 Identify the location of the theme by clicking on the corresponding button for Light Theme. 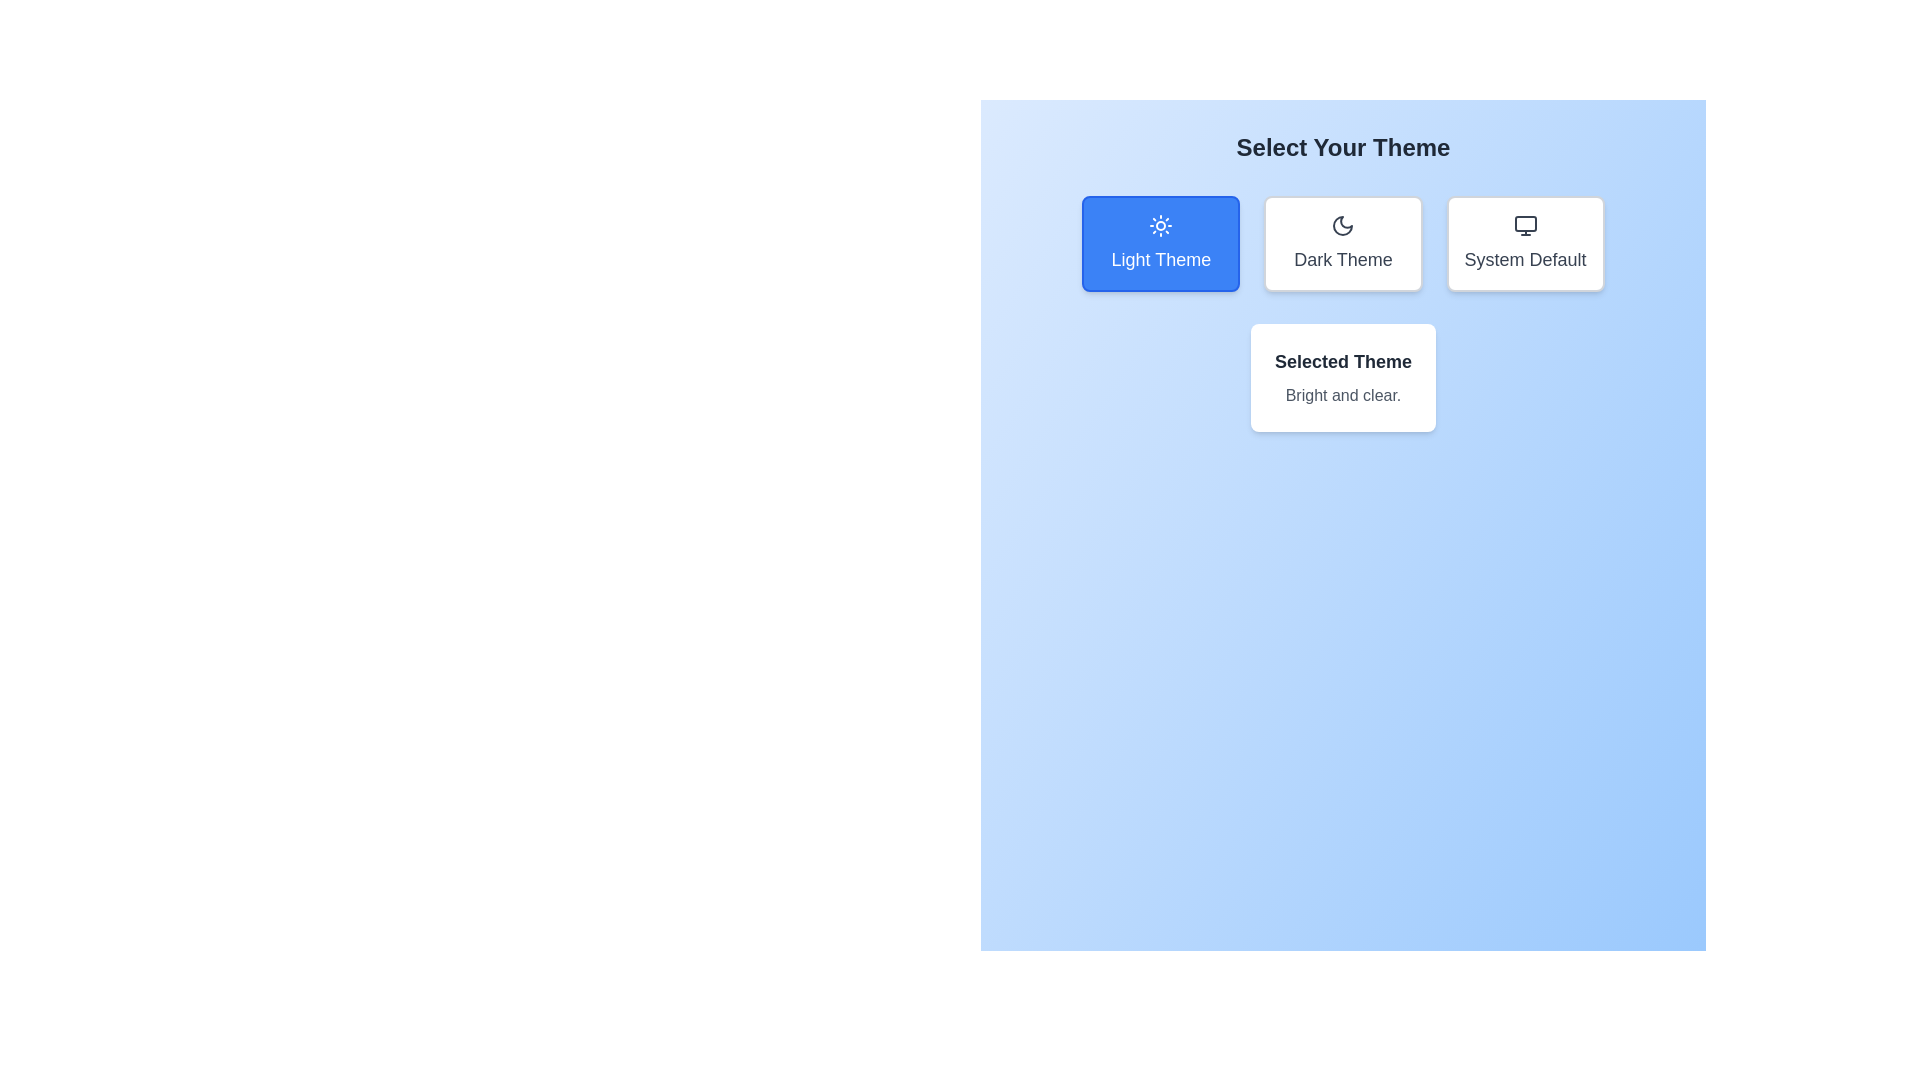
(1161, 242).